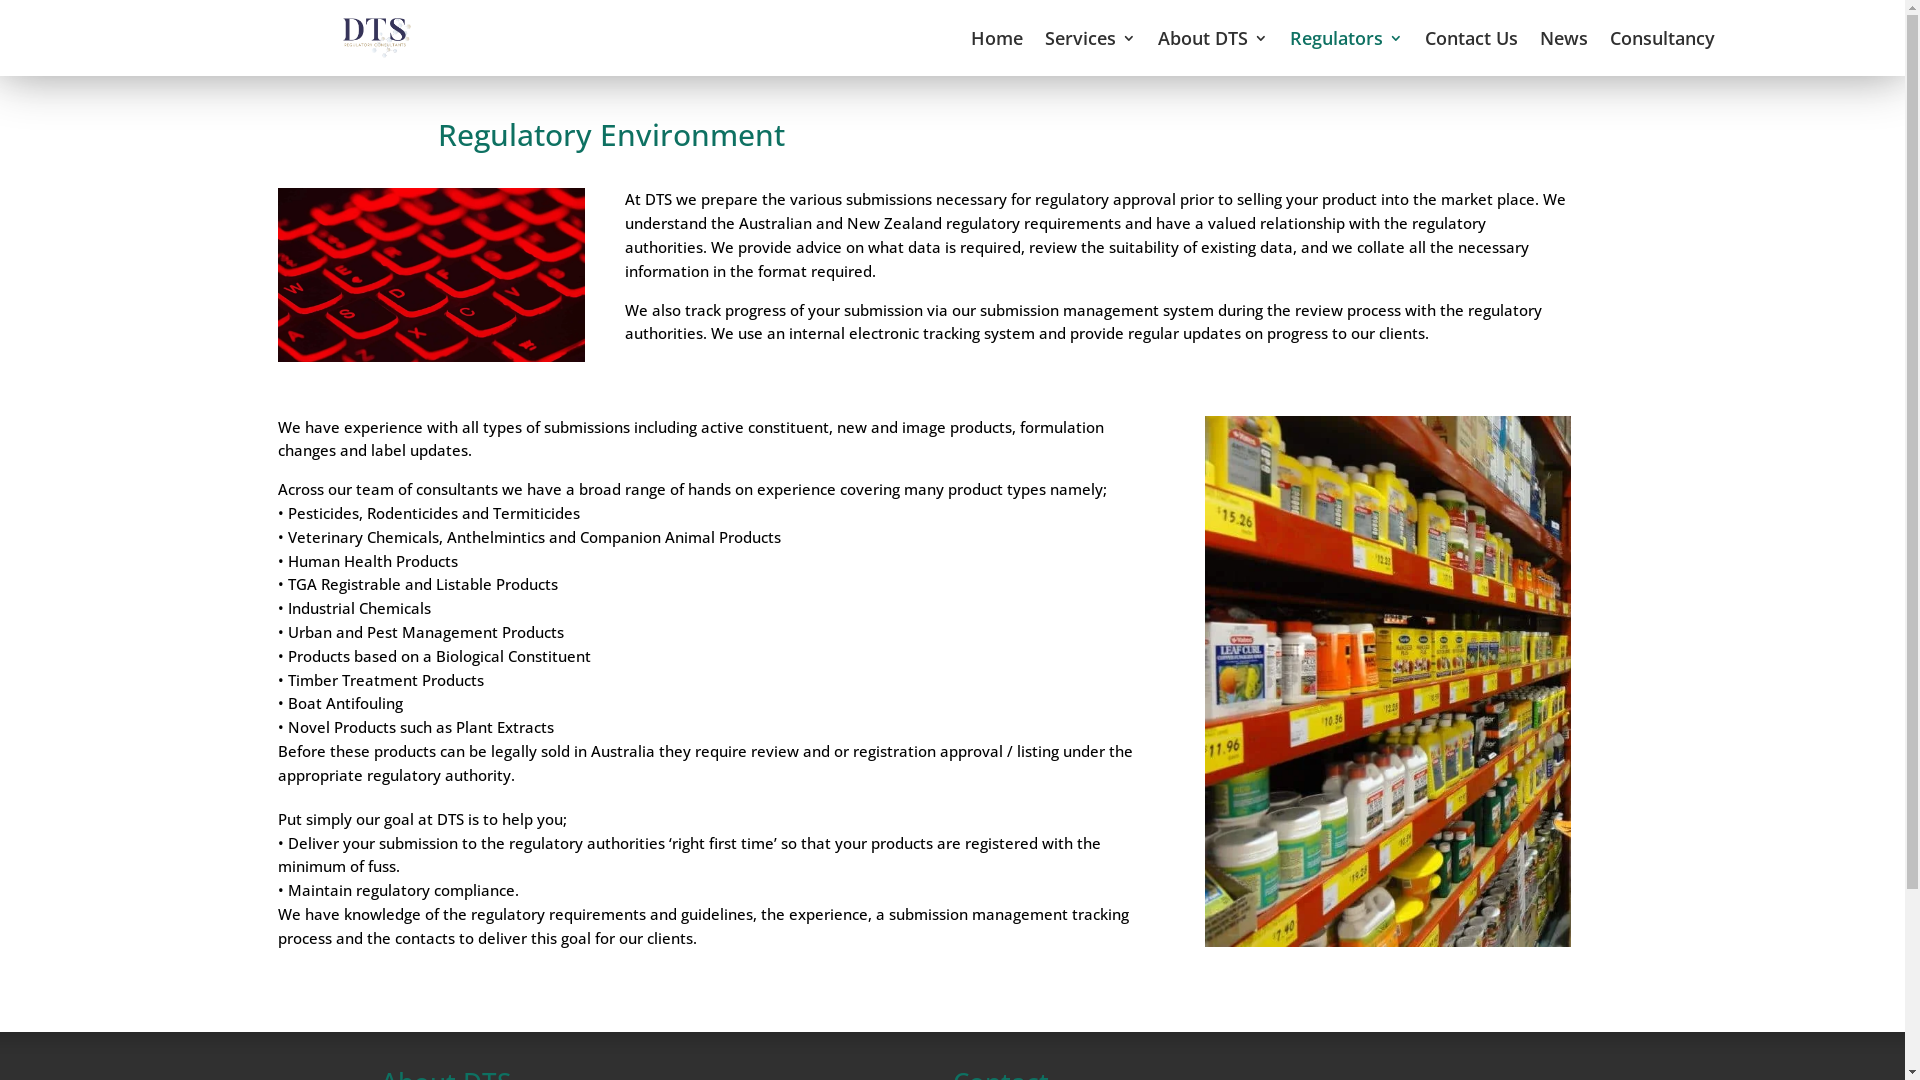 The height and width of the screenshot is (1080, 1920). I want to click on 'taskin-ashiq-464194-unsplash', so click(430, 274).